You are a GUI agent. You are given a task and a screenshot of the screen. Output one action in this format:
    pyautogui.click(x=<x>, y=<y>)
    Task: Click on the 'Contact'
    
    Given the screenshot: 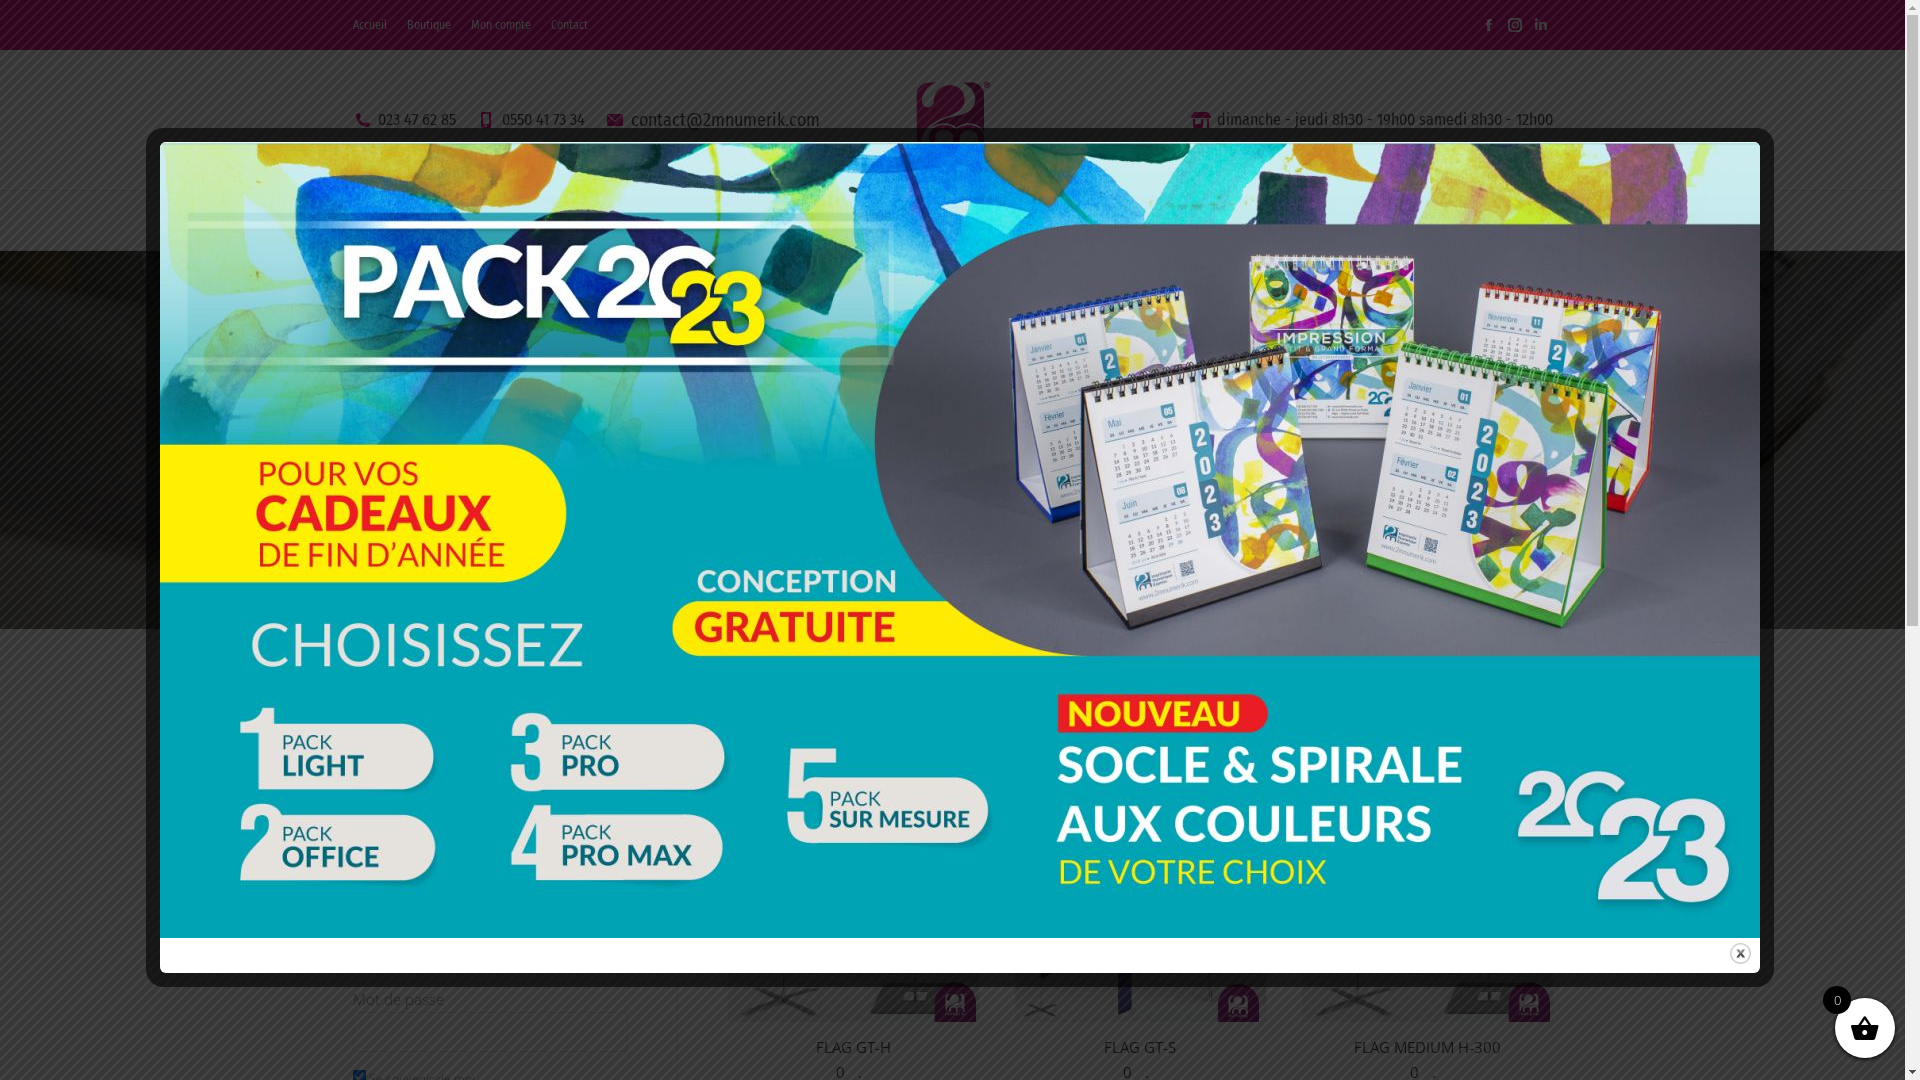 What is the action you would take?
    pyautogui.click(x=567, y=24)
    